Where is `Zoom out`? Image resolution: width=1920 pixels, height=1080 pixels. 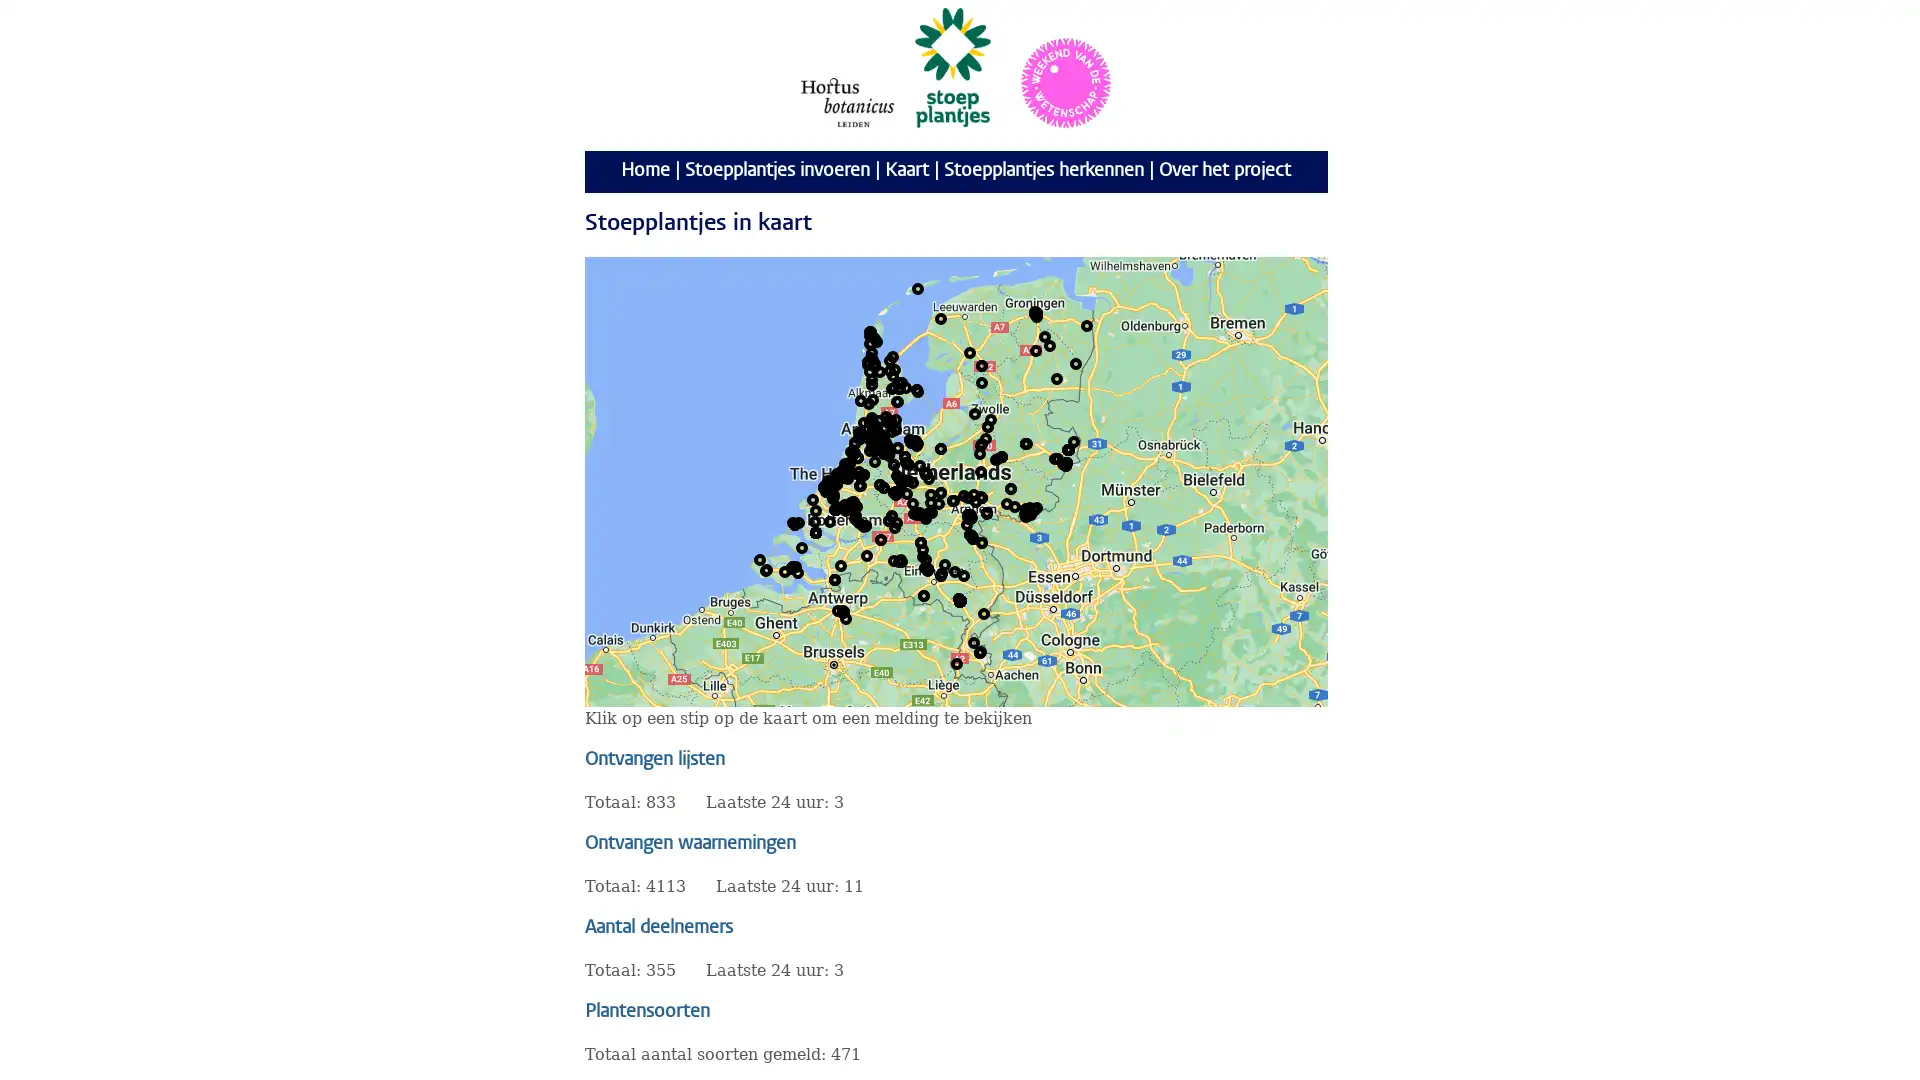
Zoom out is located at coordinates (1296, 662).